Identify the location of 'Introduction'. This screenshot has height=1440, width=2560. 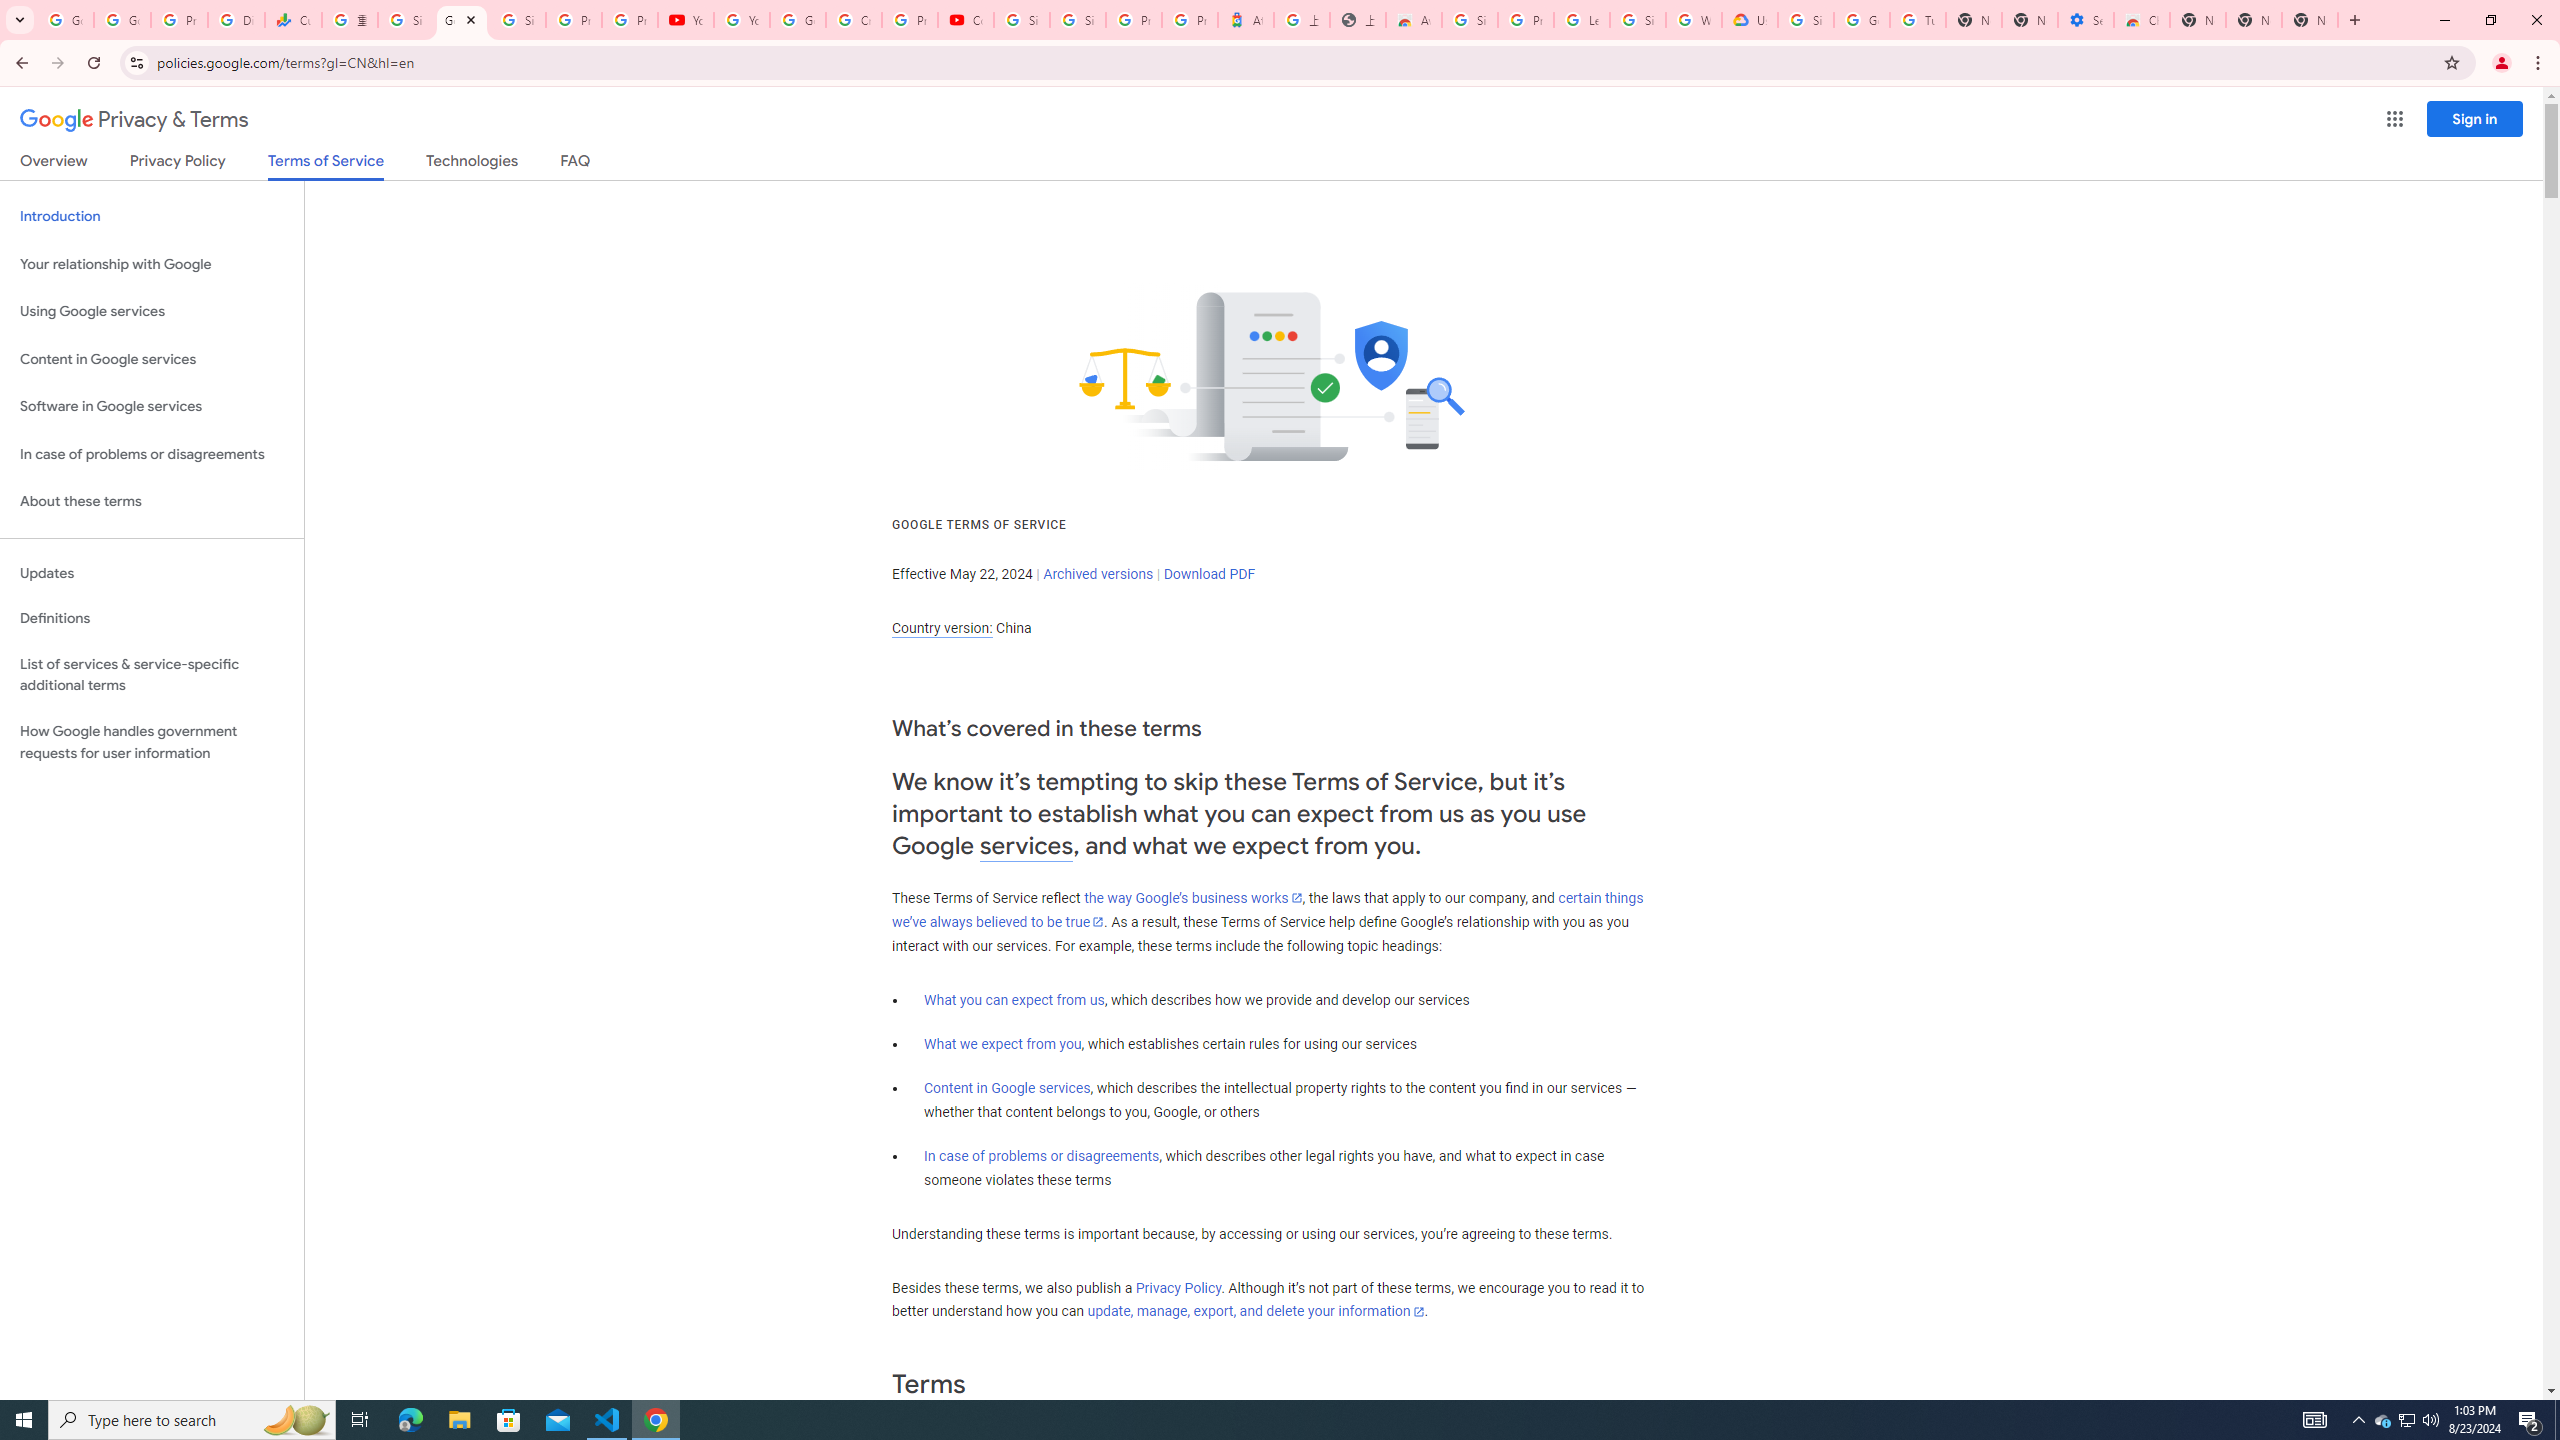
(151, 215).